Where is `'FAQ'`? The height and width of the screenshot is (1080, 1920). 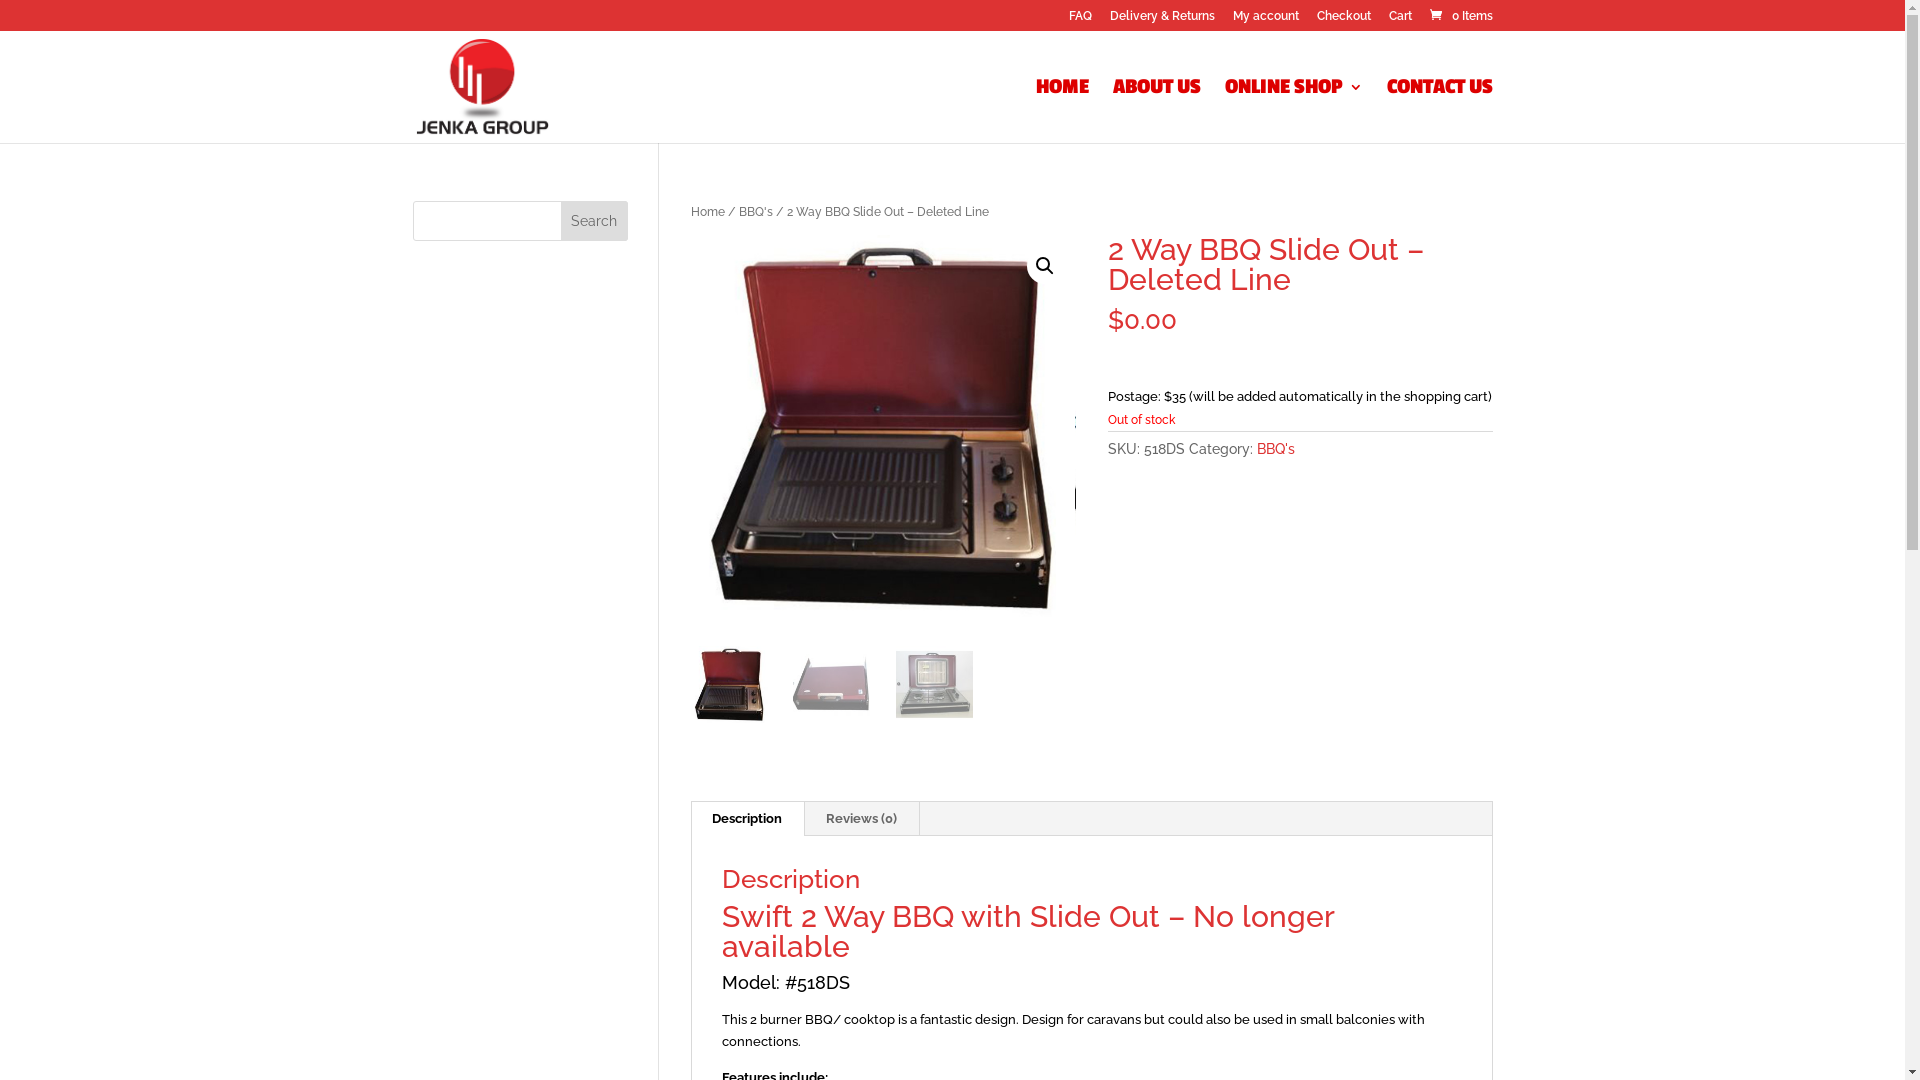 'FAQ' is located at coordinates (1078, 20).